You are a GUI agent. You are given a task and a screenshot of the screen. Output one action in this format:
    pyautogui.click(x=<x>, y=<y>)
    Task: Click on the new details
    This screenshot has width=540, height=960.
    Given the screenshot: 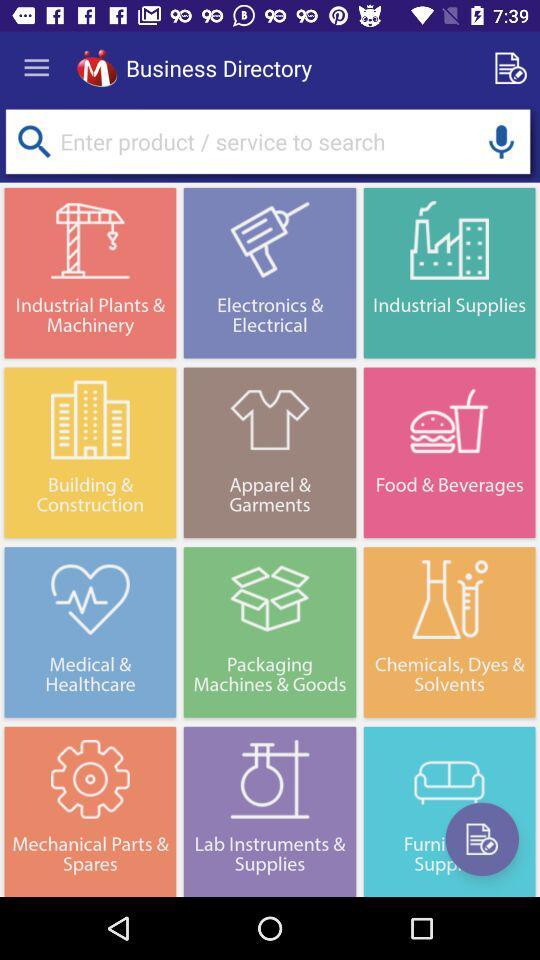 What is the action you would take?
    pyautogui.click(x=481, y=839)
    